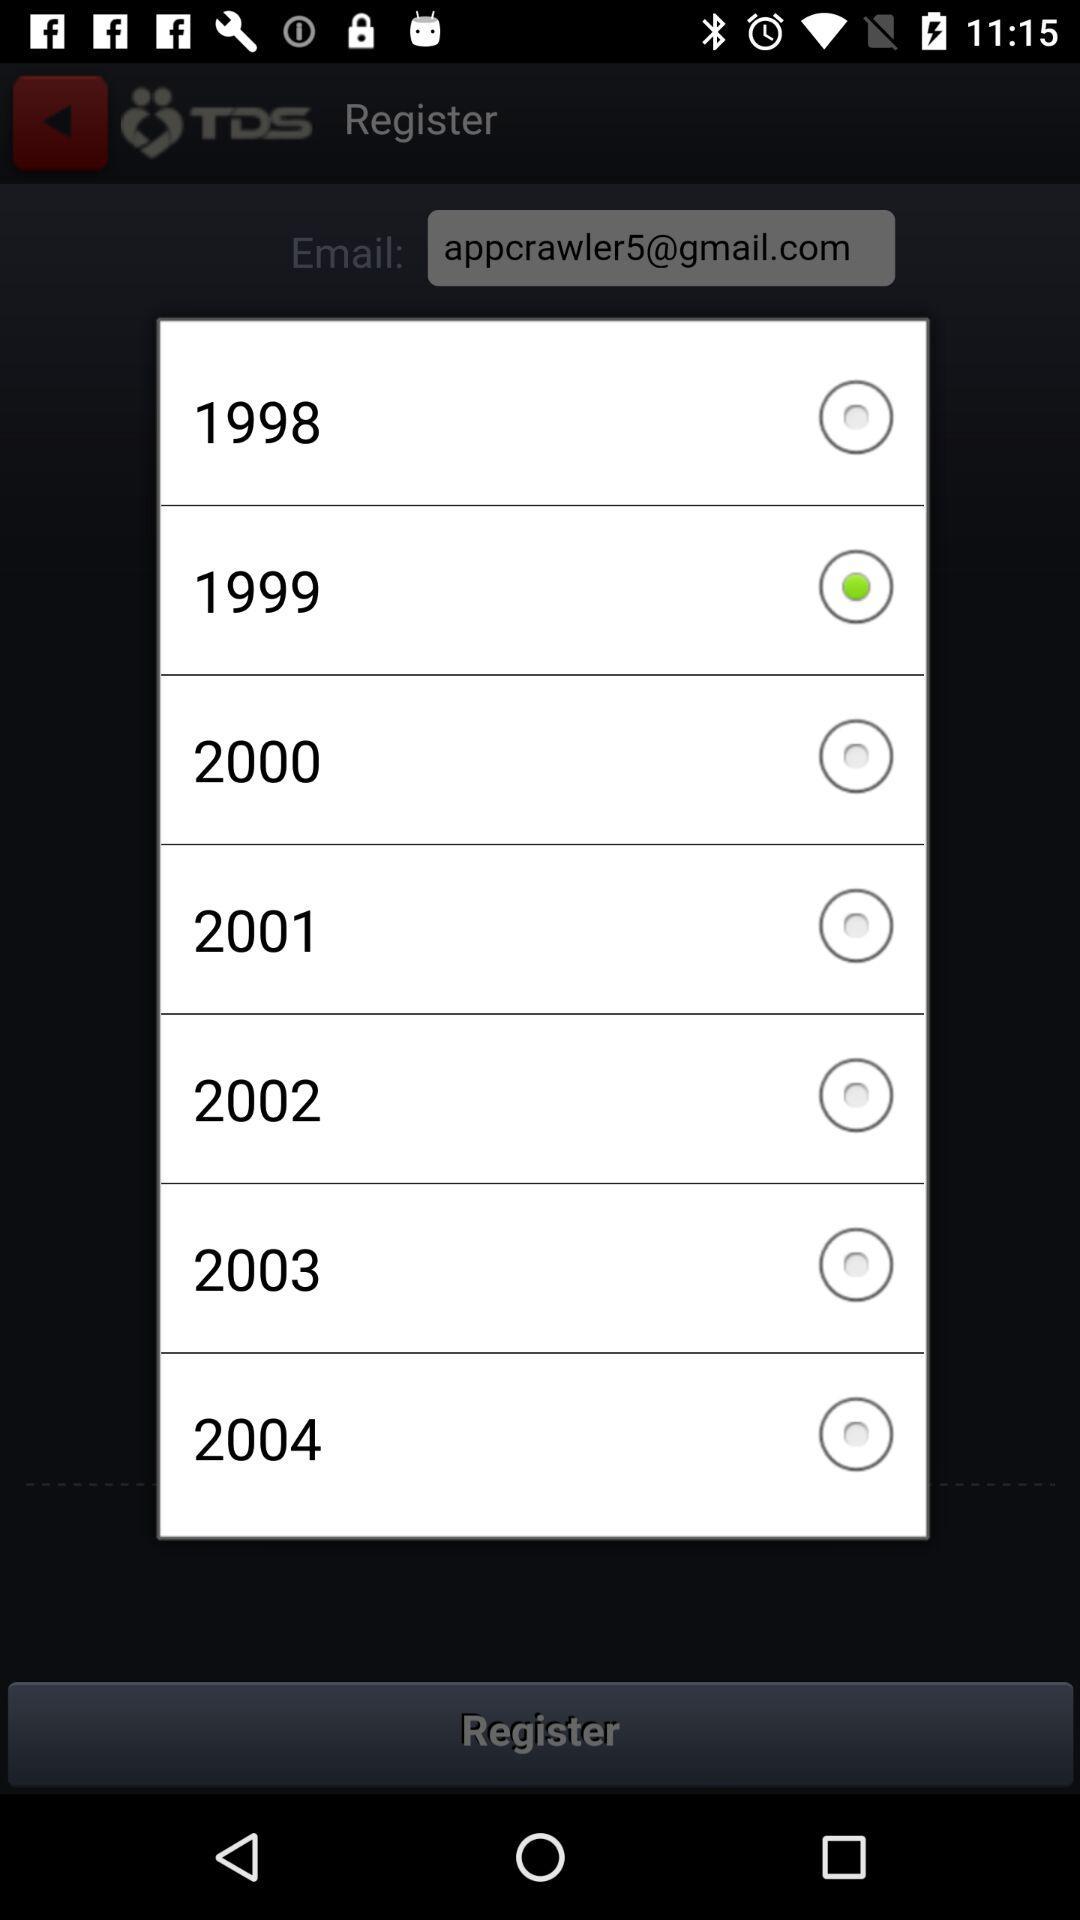 The image size is (1080, 1920). What do you see at coordinates (542, 1267) in the screenshot?
I see `2003 item` at bounding box center [542, 1267].